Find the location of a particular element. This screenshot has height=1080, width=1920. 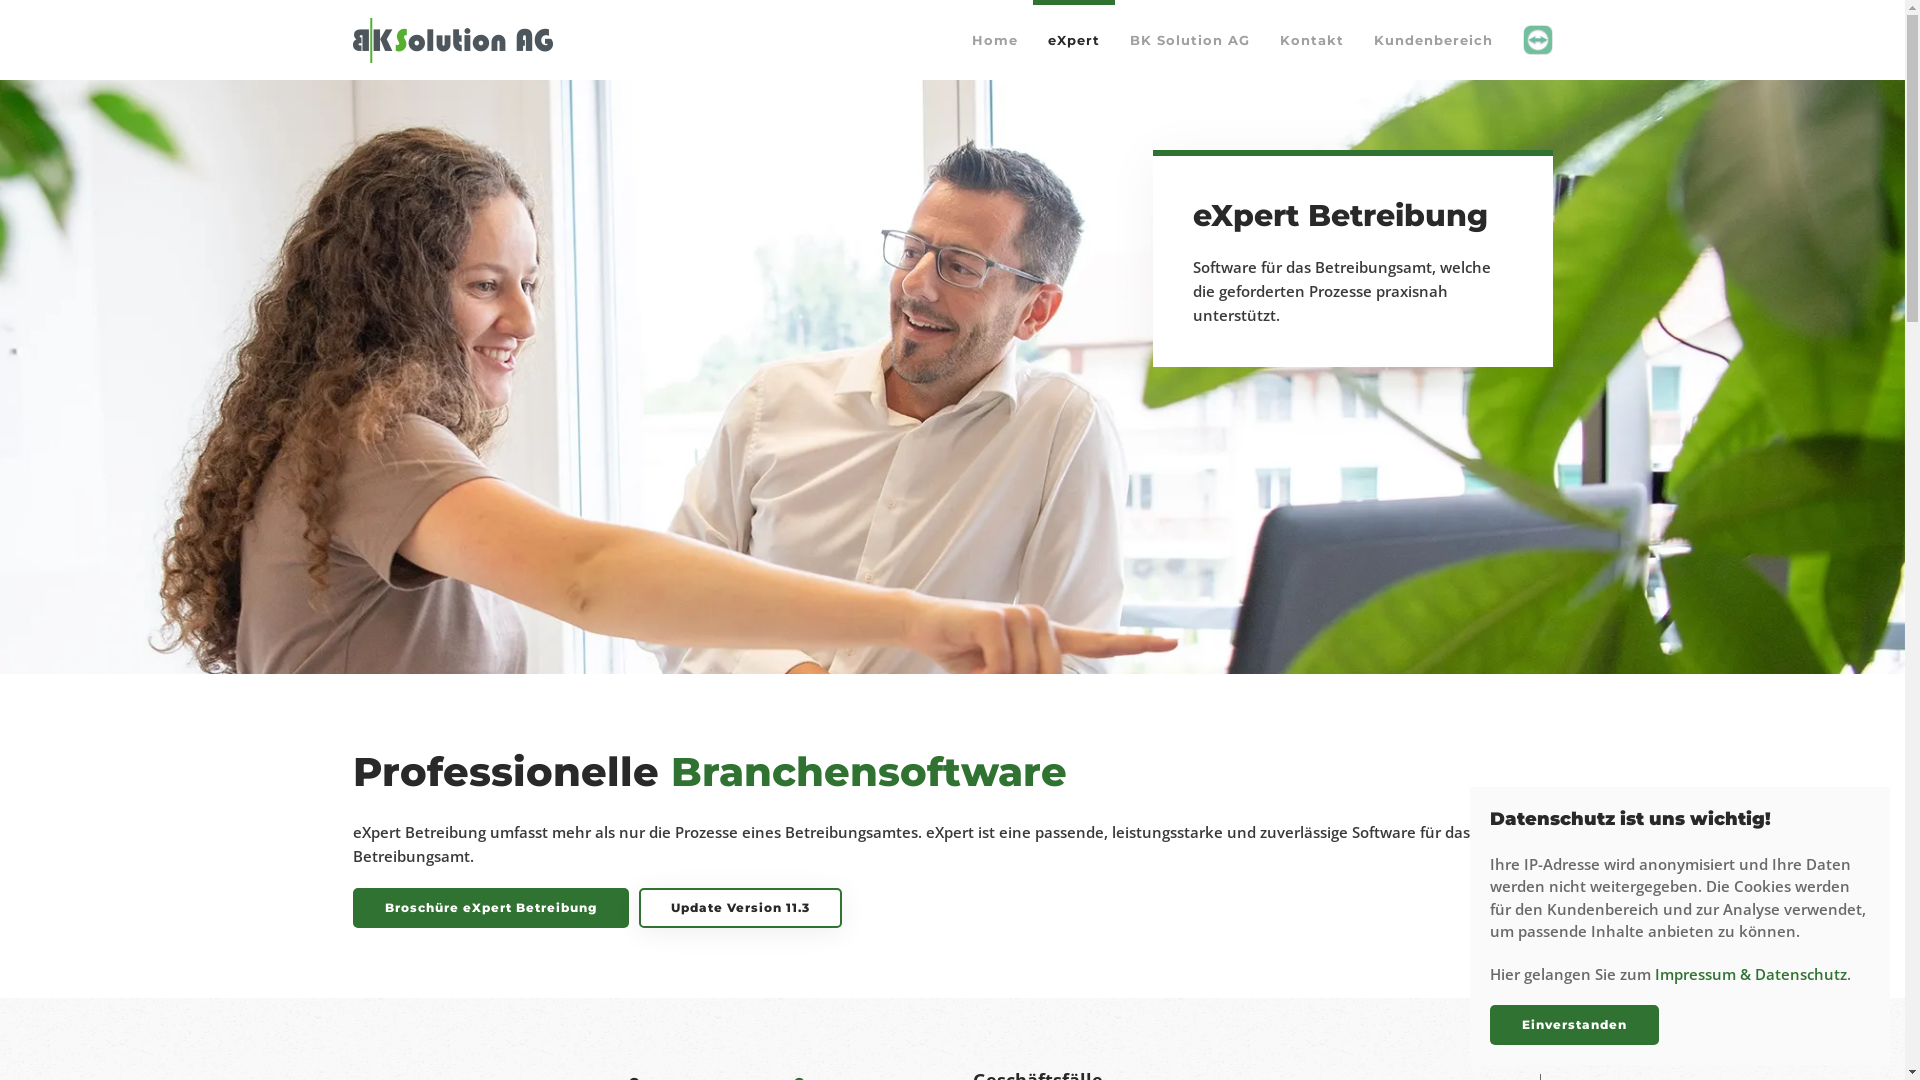

'Kontakt' is located at coordinates (1262, 39).